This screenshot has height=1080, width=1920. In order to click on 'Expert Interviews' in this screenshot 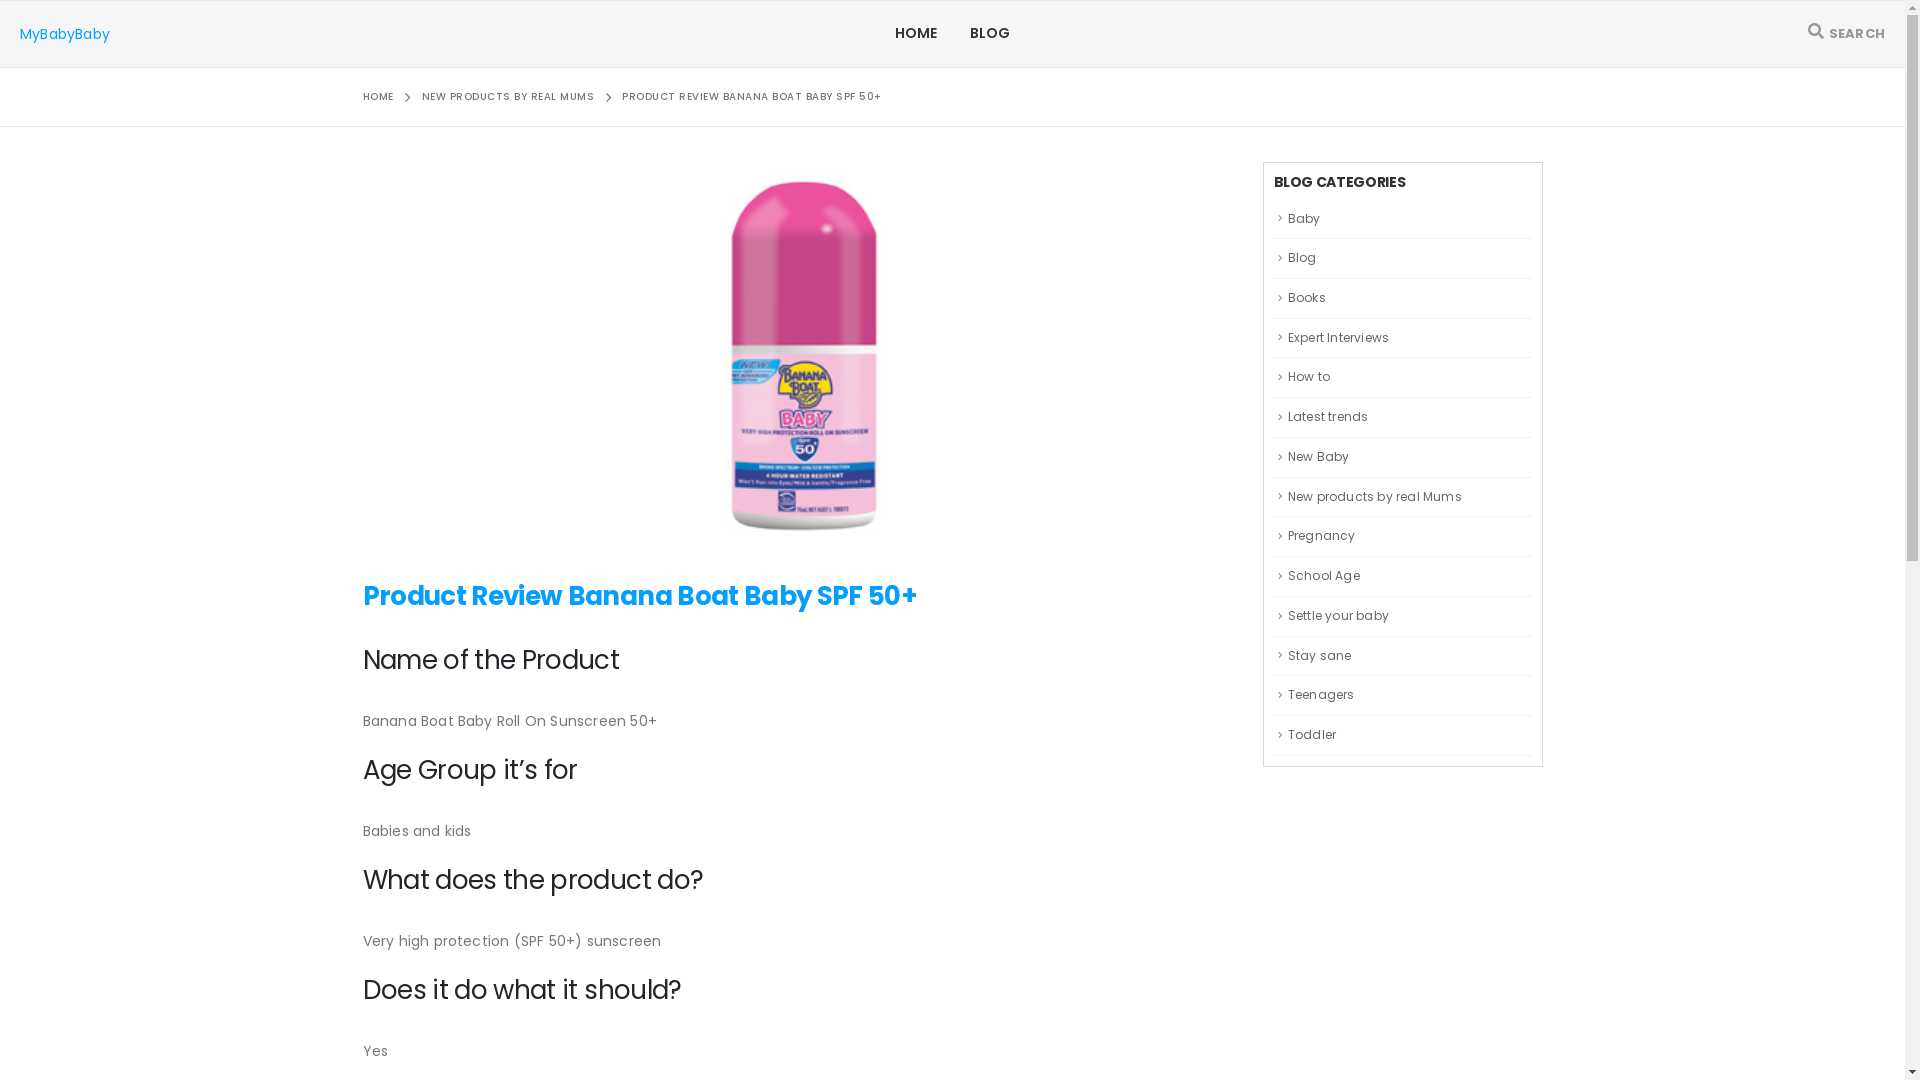, I will do `click(1338, 336)`.